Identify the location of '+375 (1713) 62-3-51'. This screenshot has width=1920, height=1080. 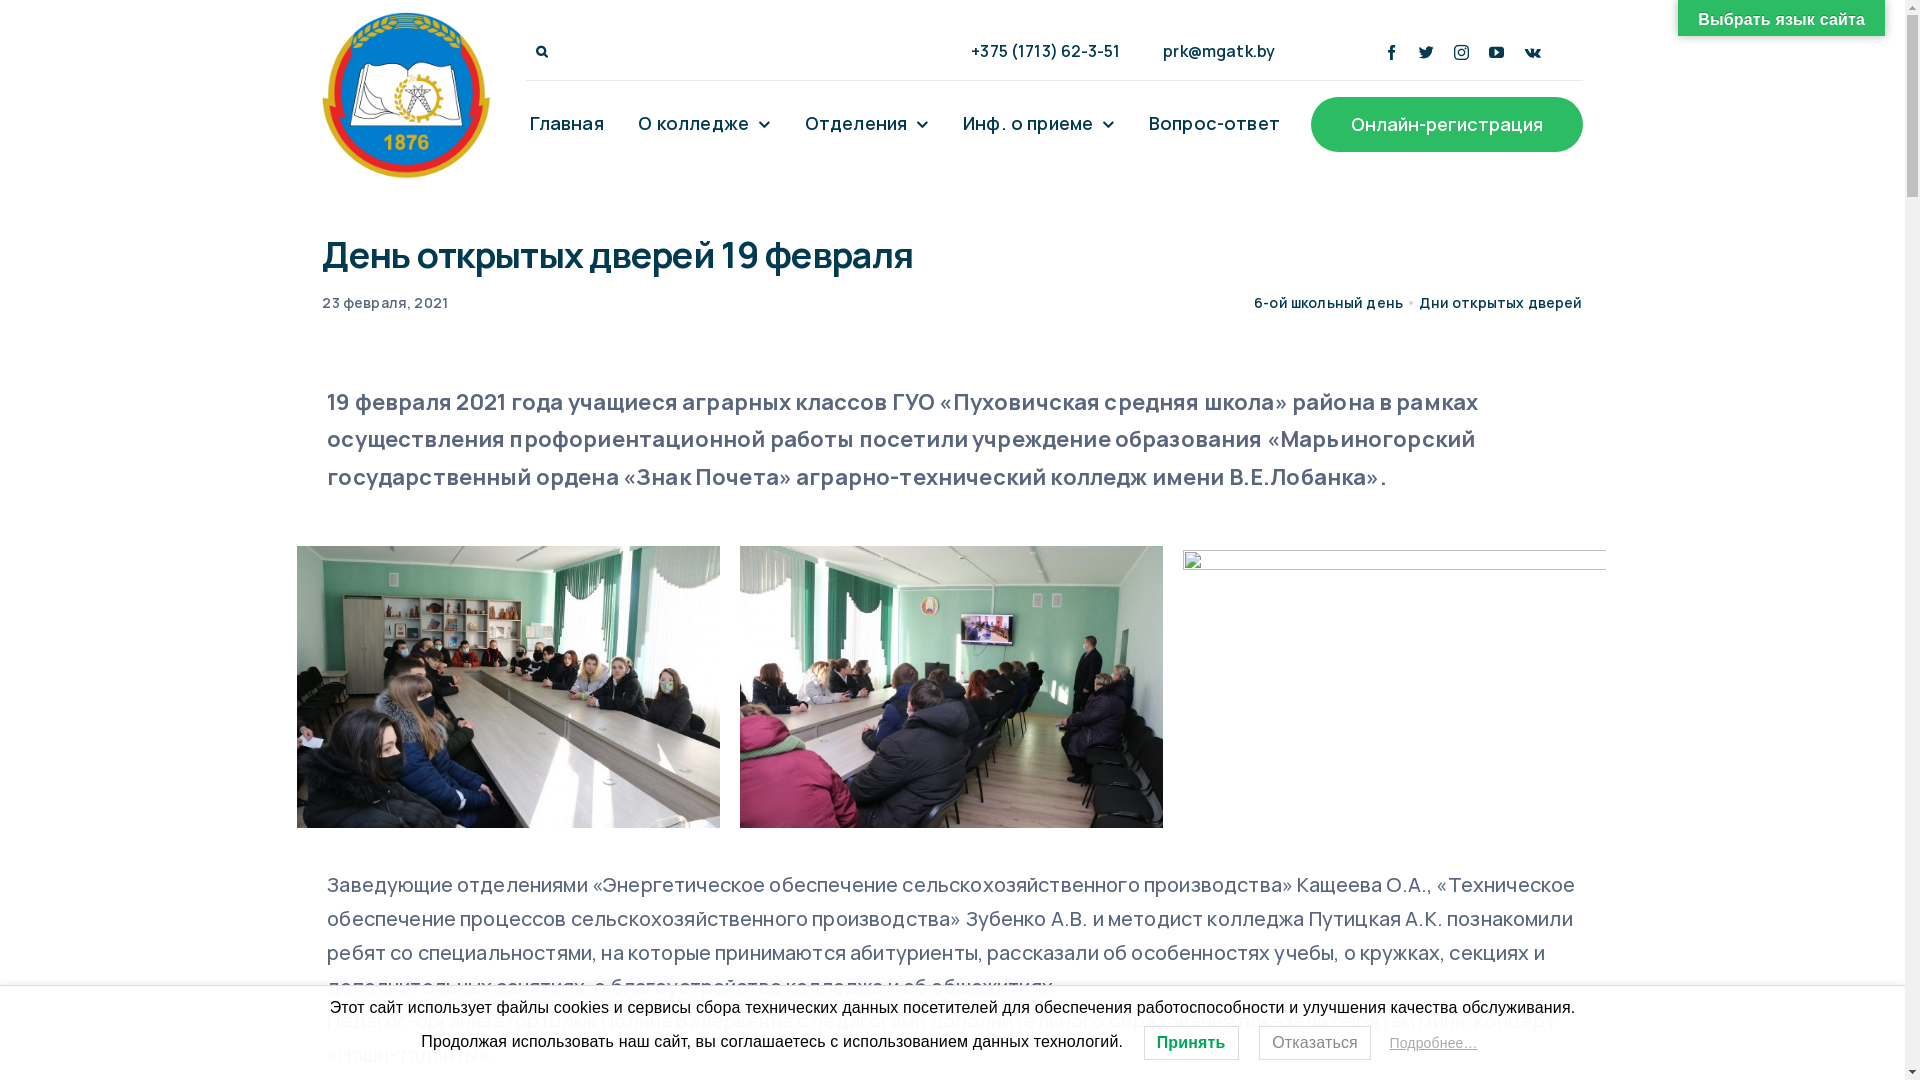
(1036, 50).